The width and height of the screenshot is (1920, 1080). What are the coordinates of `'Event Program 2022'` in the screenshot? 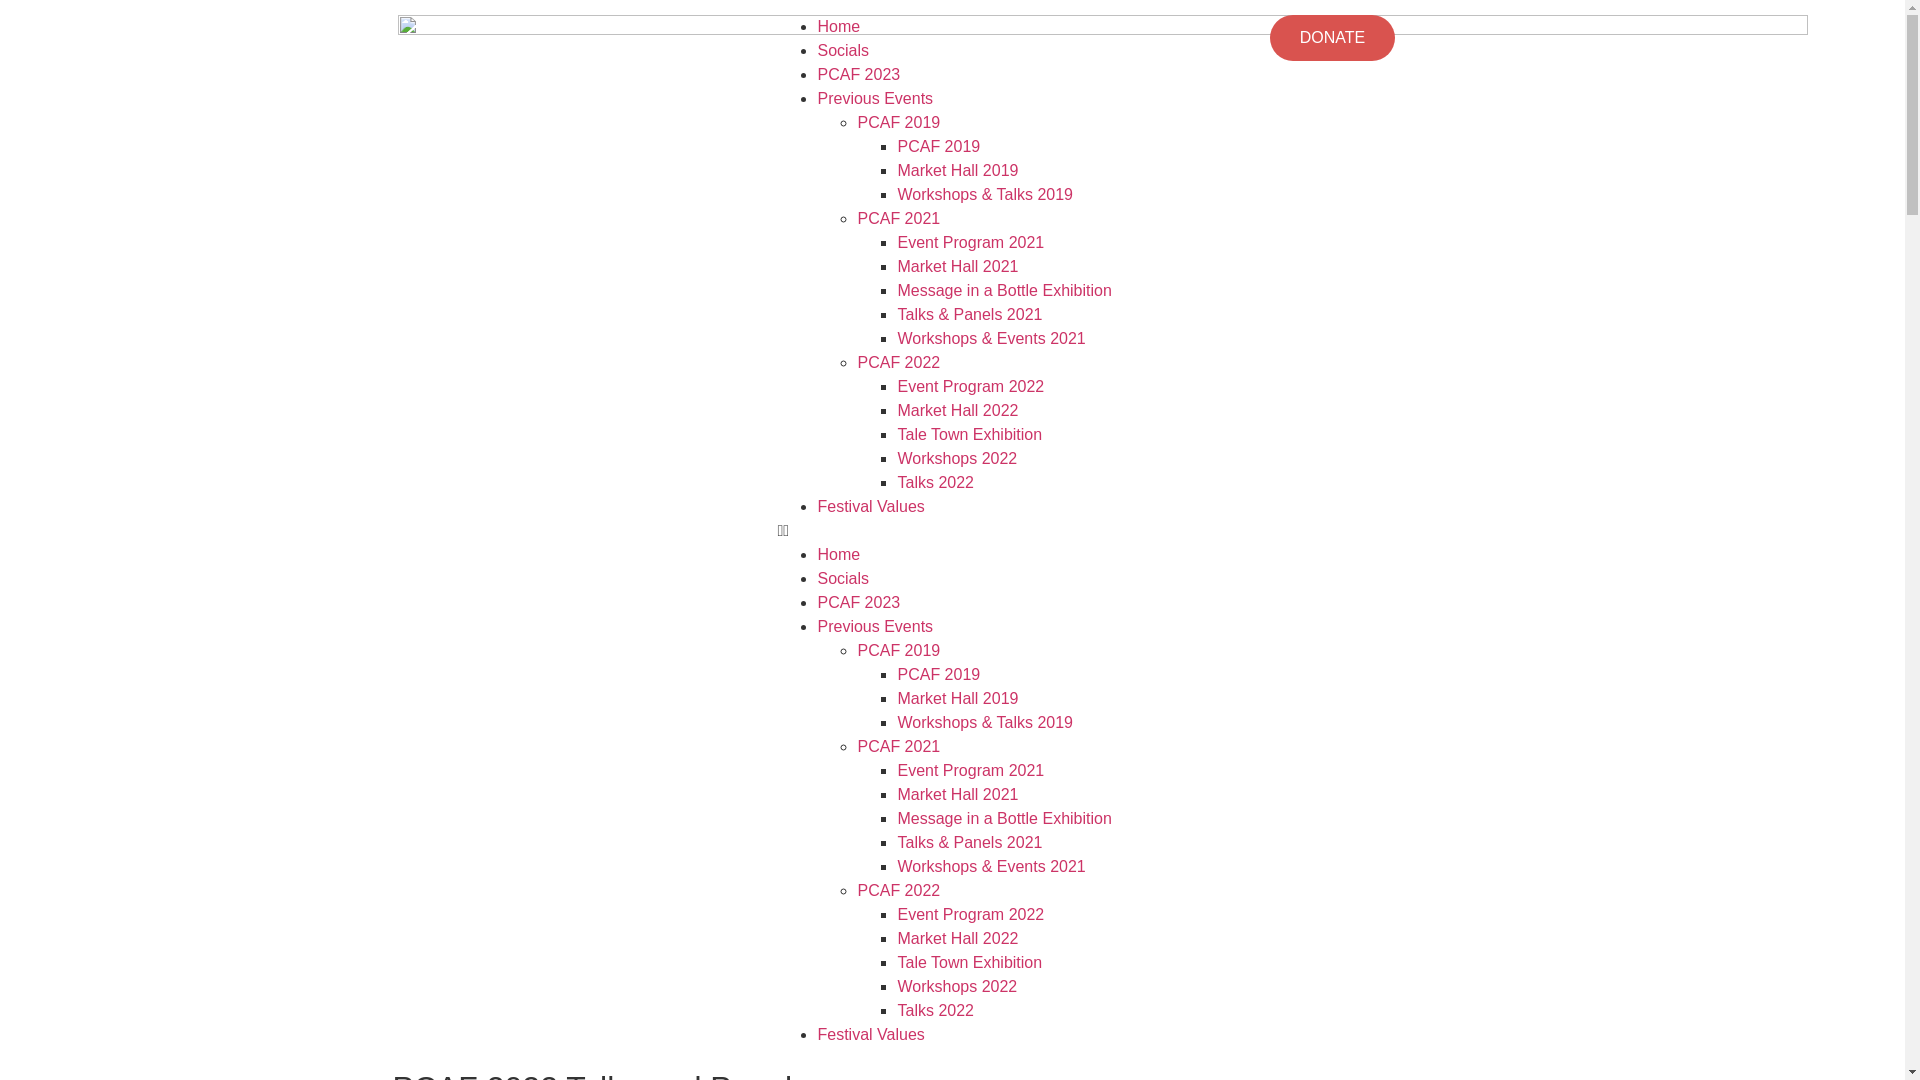 It's located at (896, 914).